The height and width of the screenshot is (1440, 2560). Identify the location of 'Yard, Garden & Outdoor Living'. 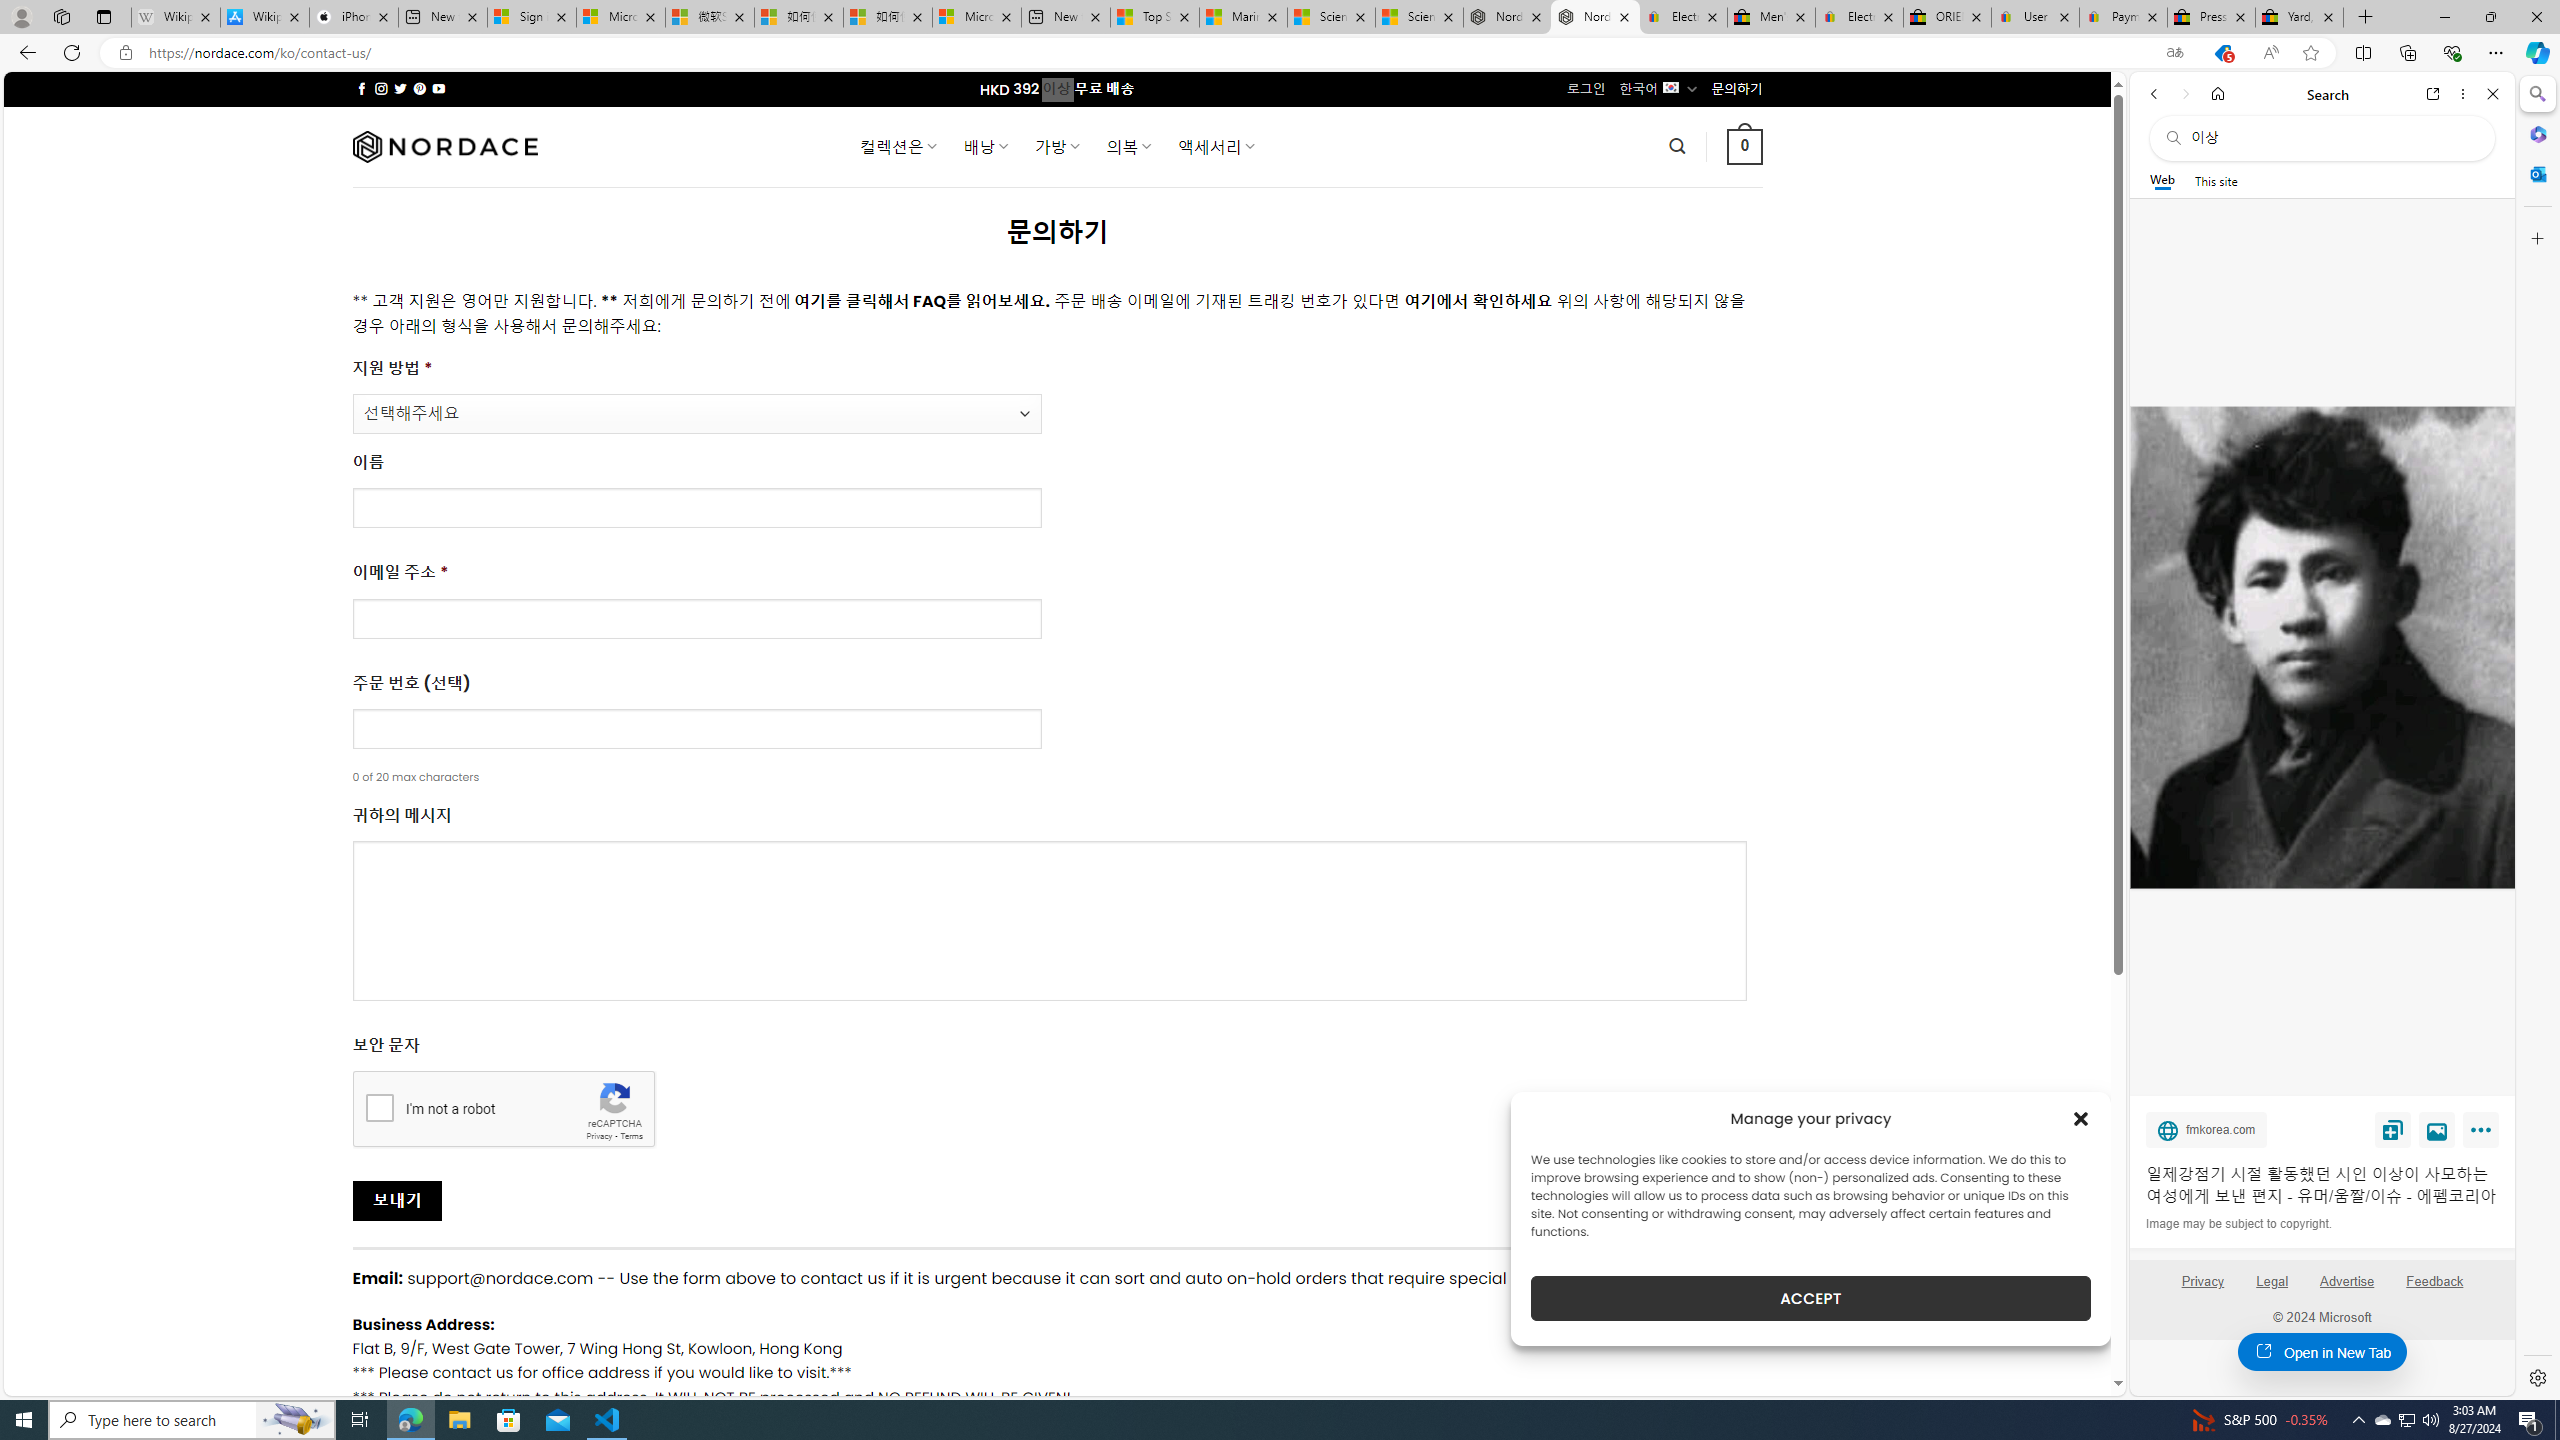
(2299, 16).